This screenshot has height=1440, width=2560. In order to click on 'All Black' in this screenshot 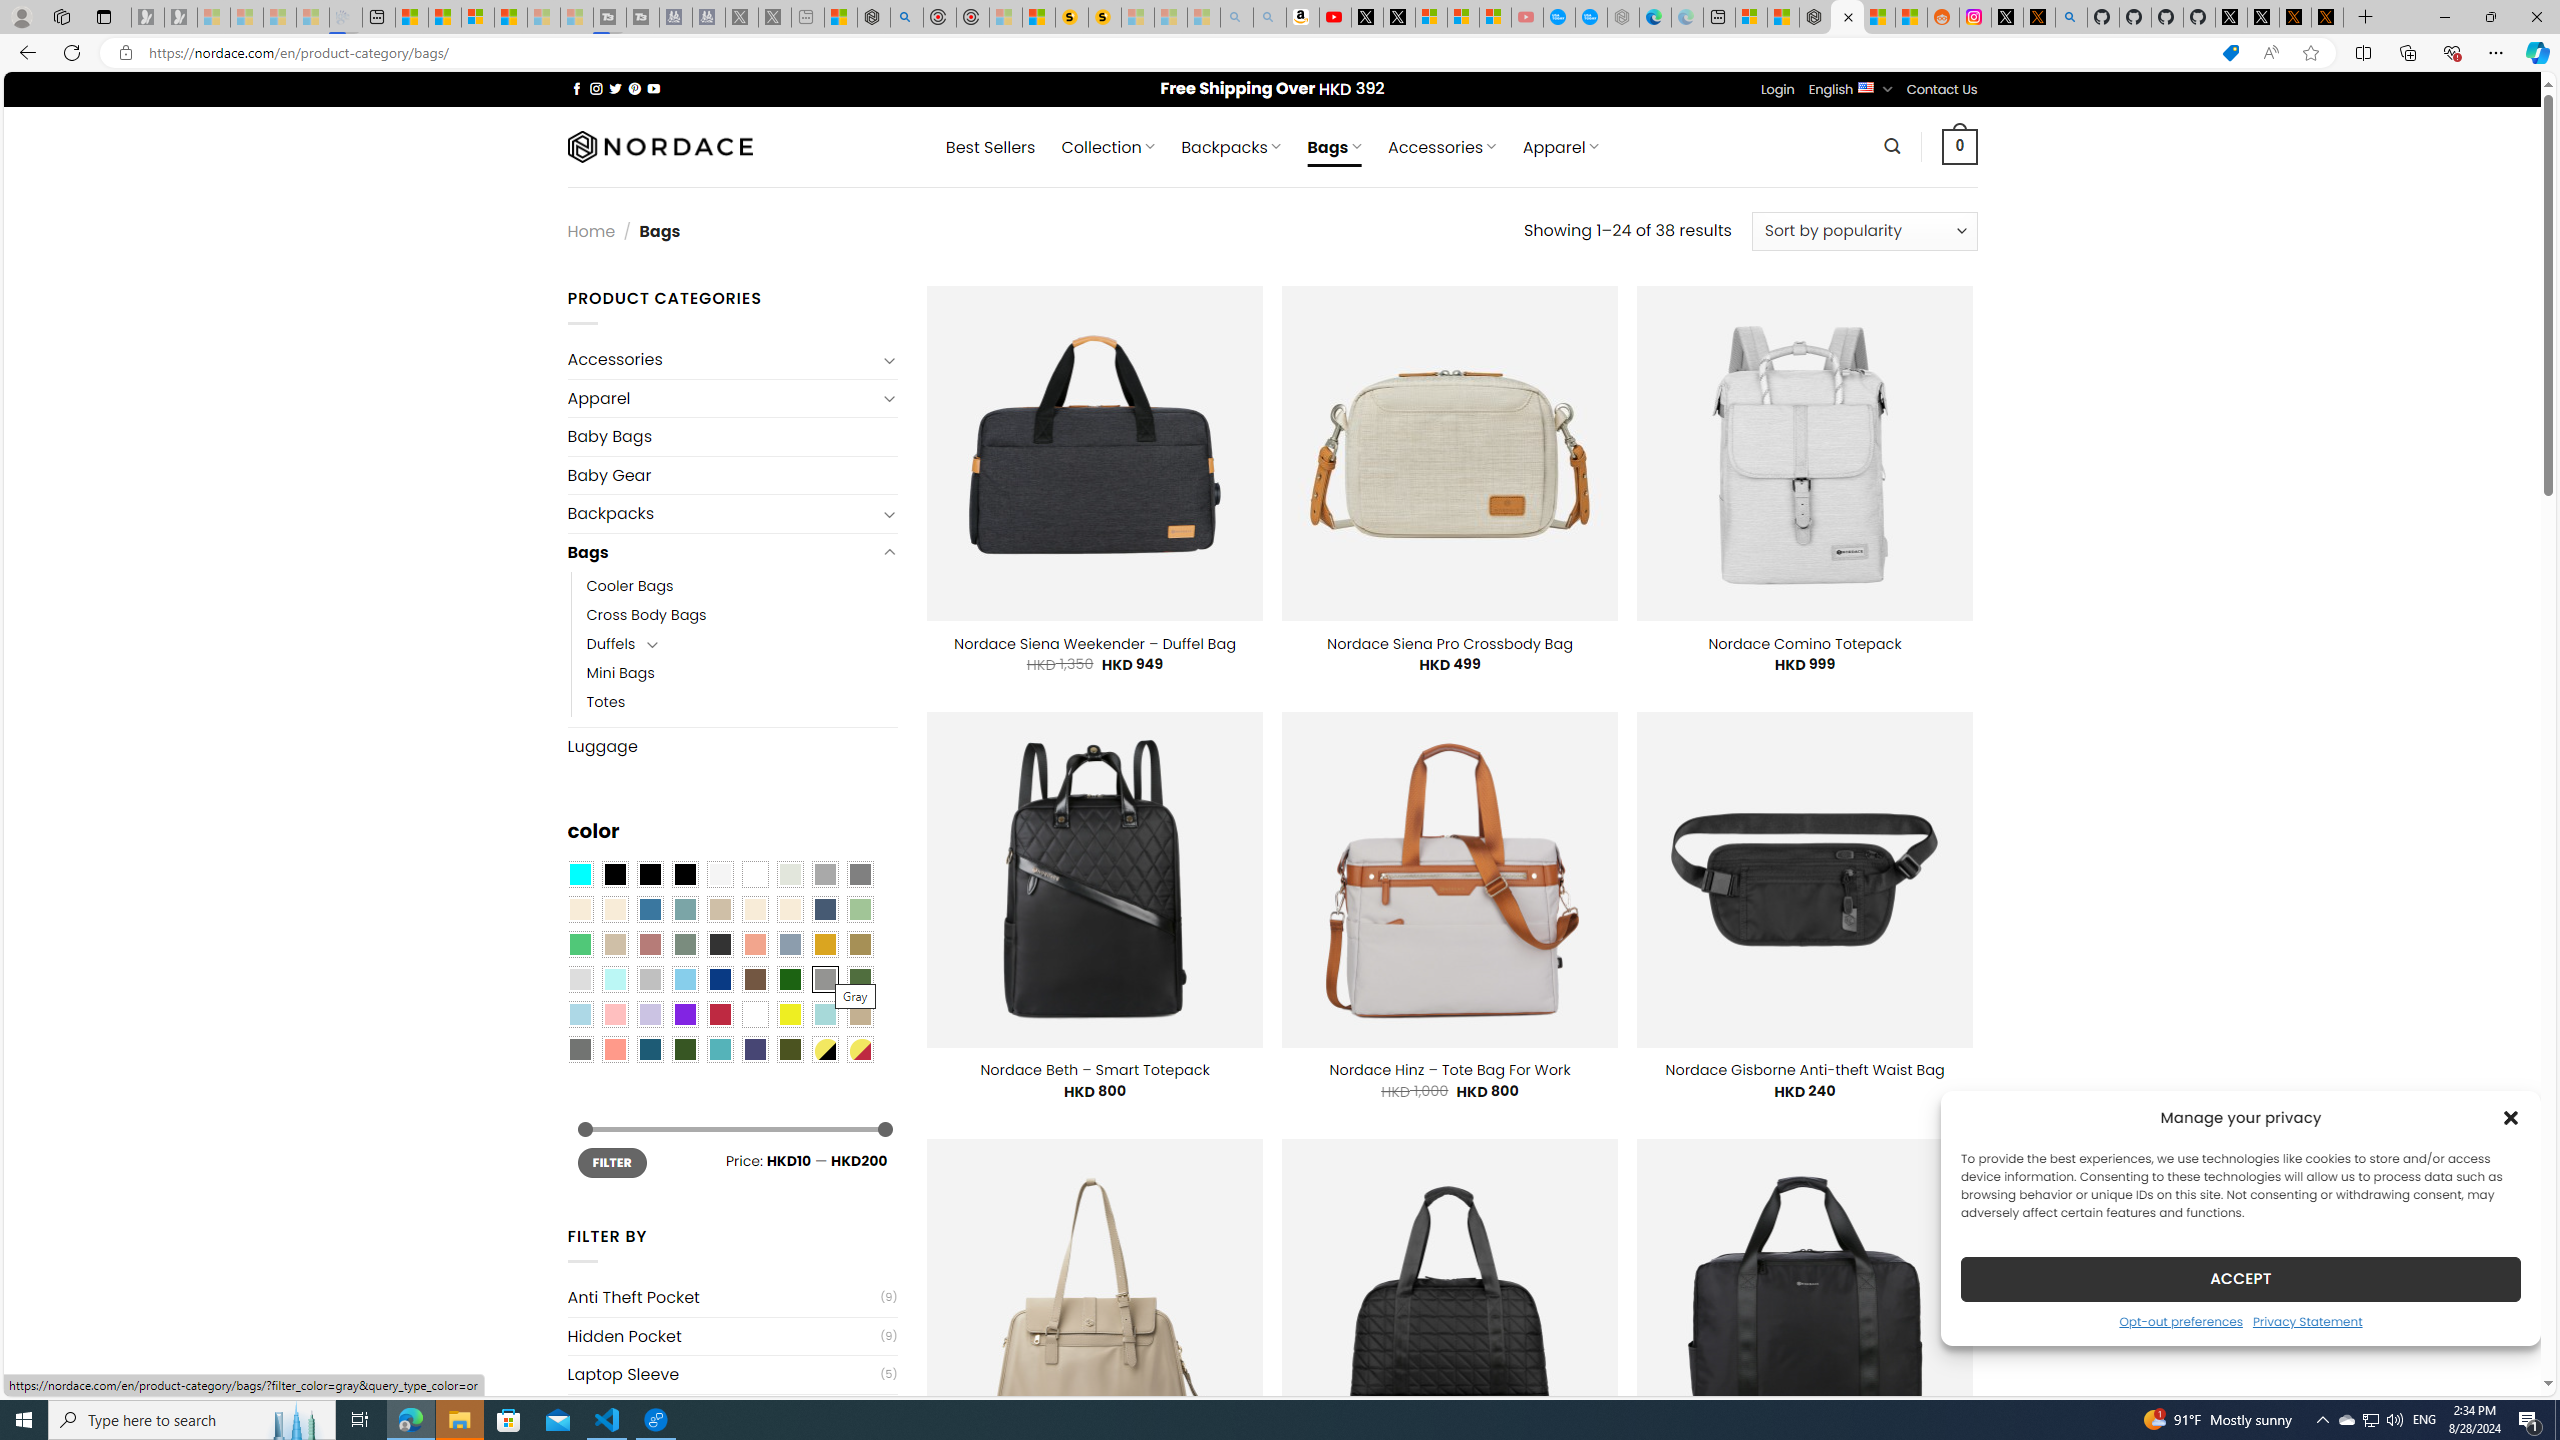, I will do `click(613, 874)`.